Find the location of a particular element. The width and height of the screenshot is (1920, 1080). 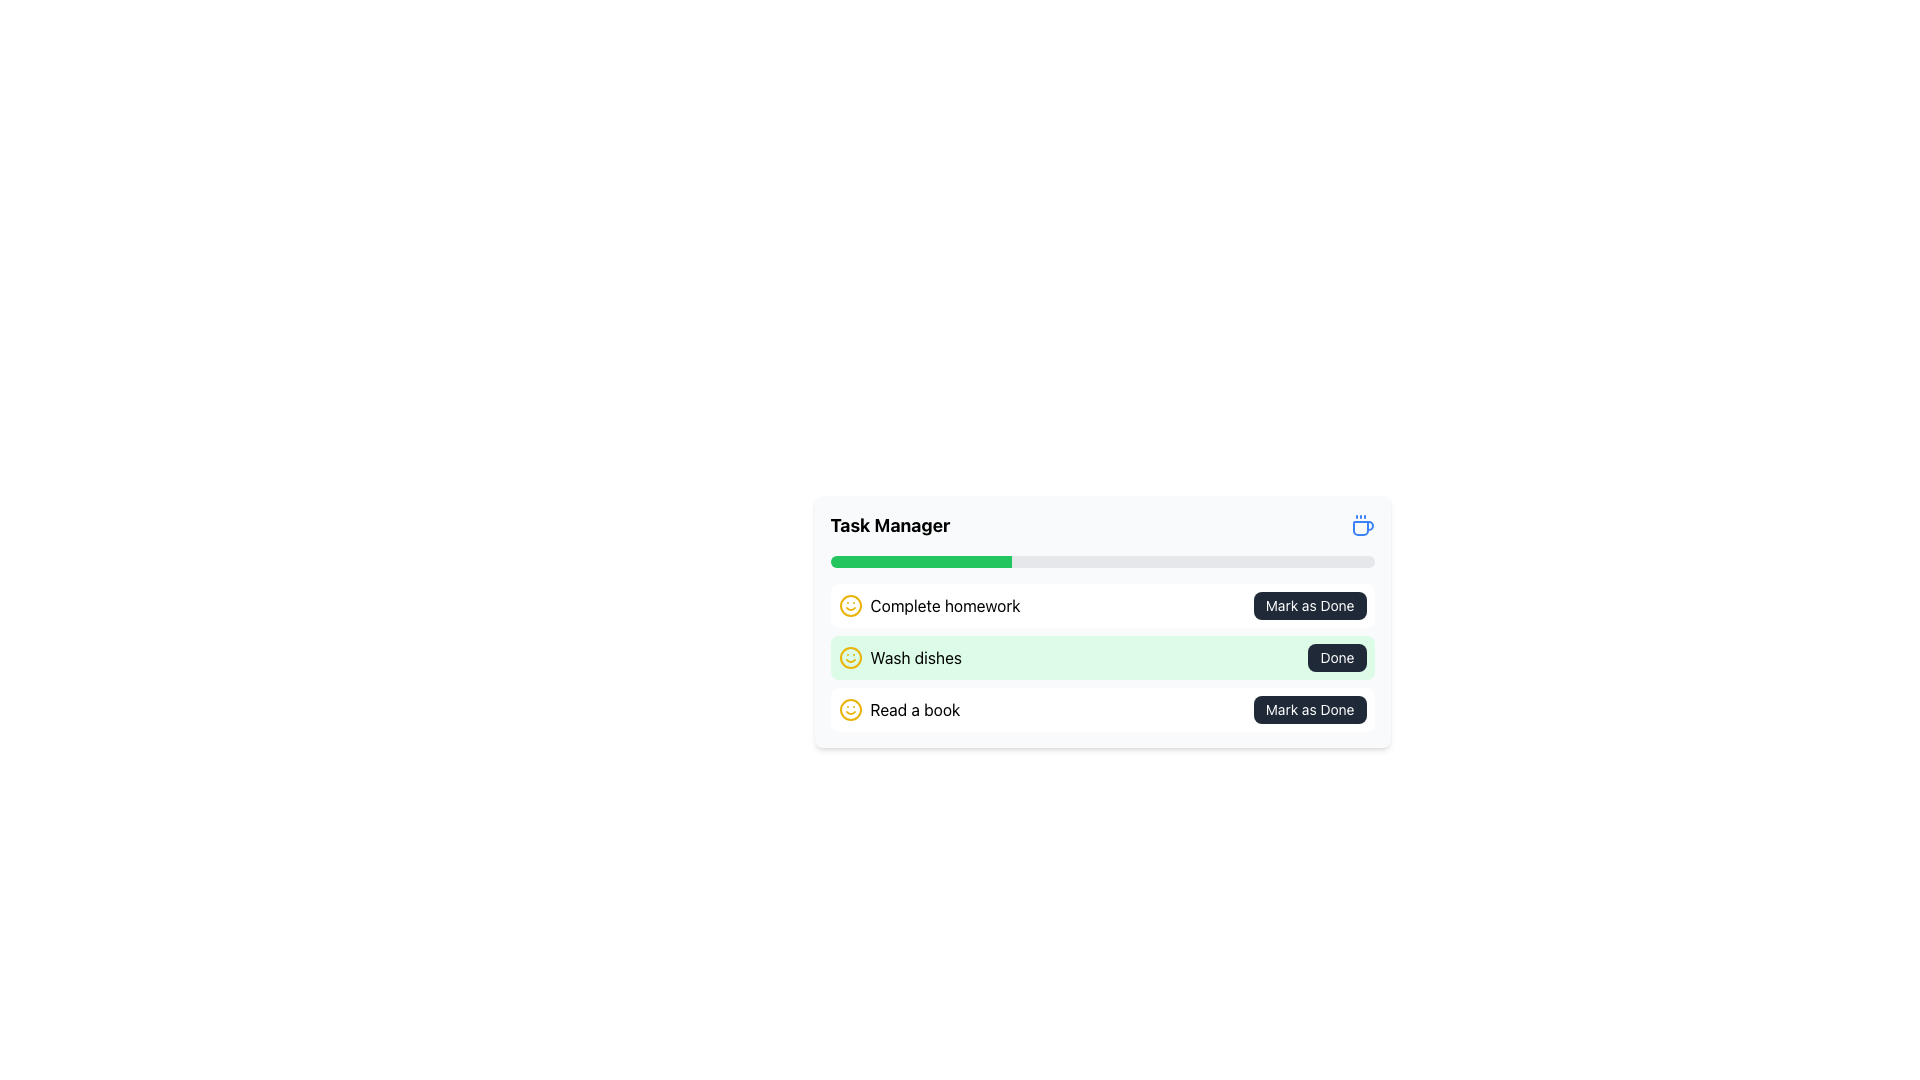

the yellow outlined smiley face emoji icon located to the left of the 'Wash dishes' text in the second task item of the Task Manager's list is located at coordinates (850, 658).